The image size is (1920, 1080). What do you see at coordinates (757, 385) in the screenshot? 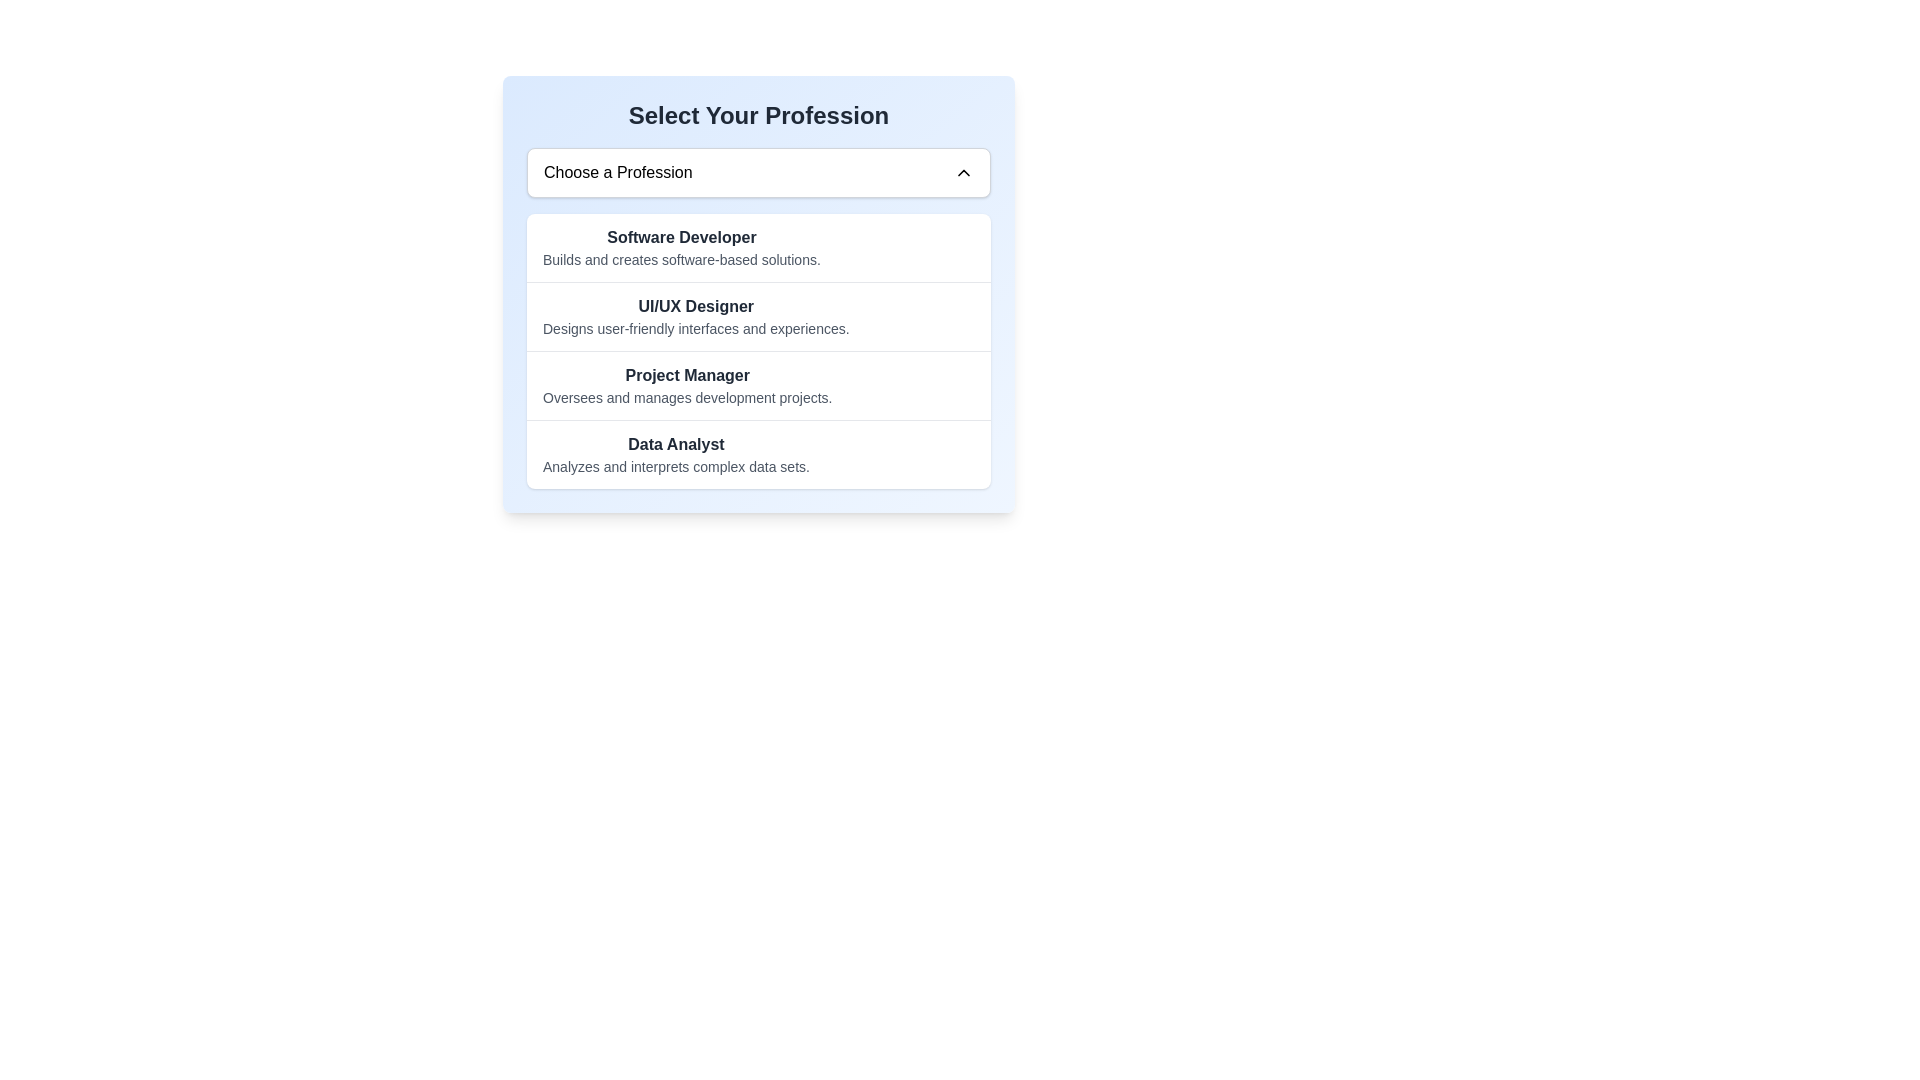
I see `the third item in the vertically stacked selectable list, positioned between 'UI/UX Designer' and 'Data Analyst'` at bounding box center [757, 385].